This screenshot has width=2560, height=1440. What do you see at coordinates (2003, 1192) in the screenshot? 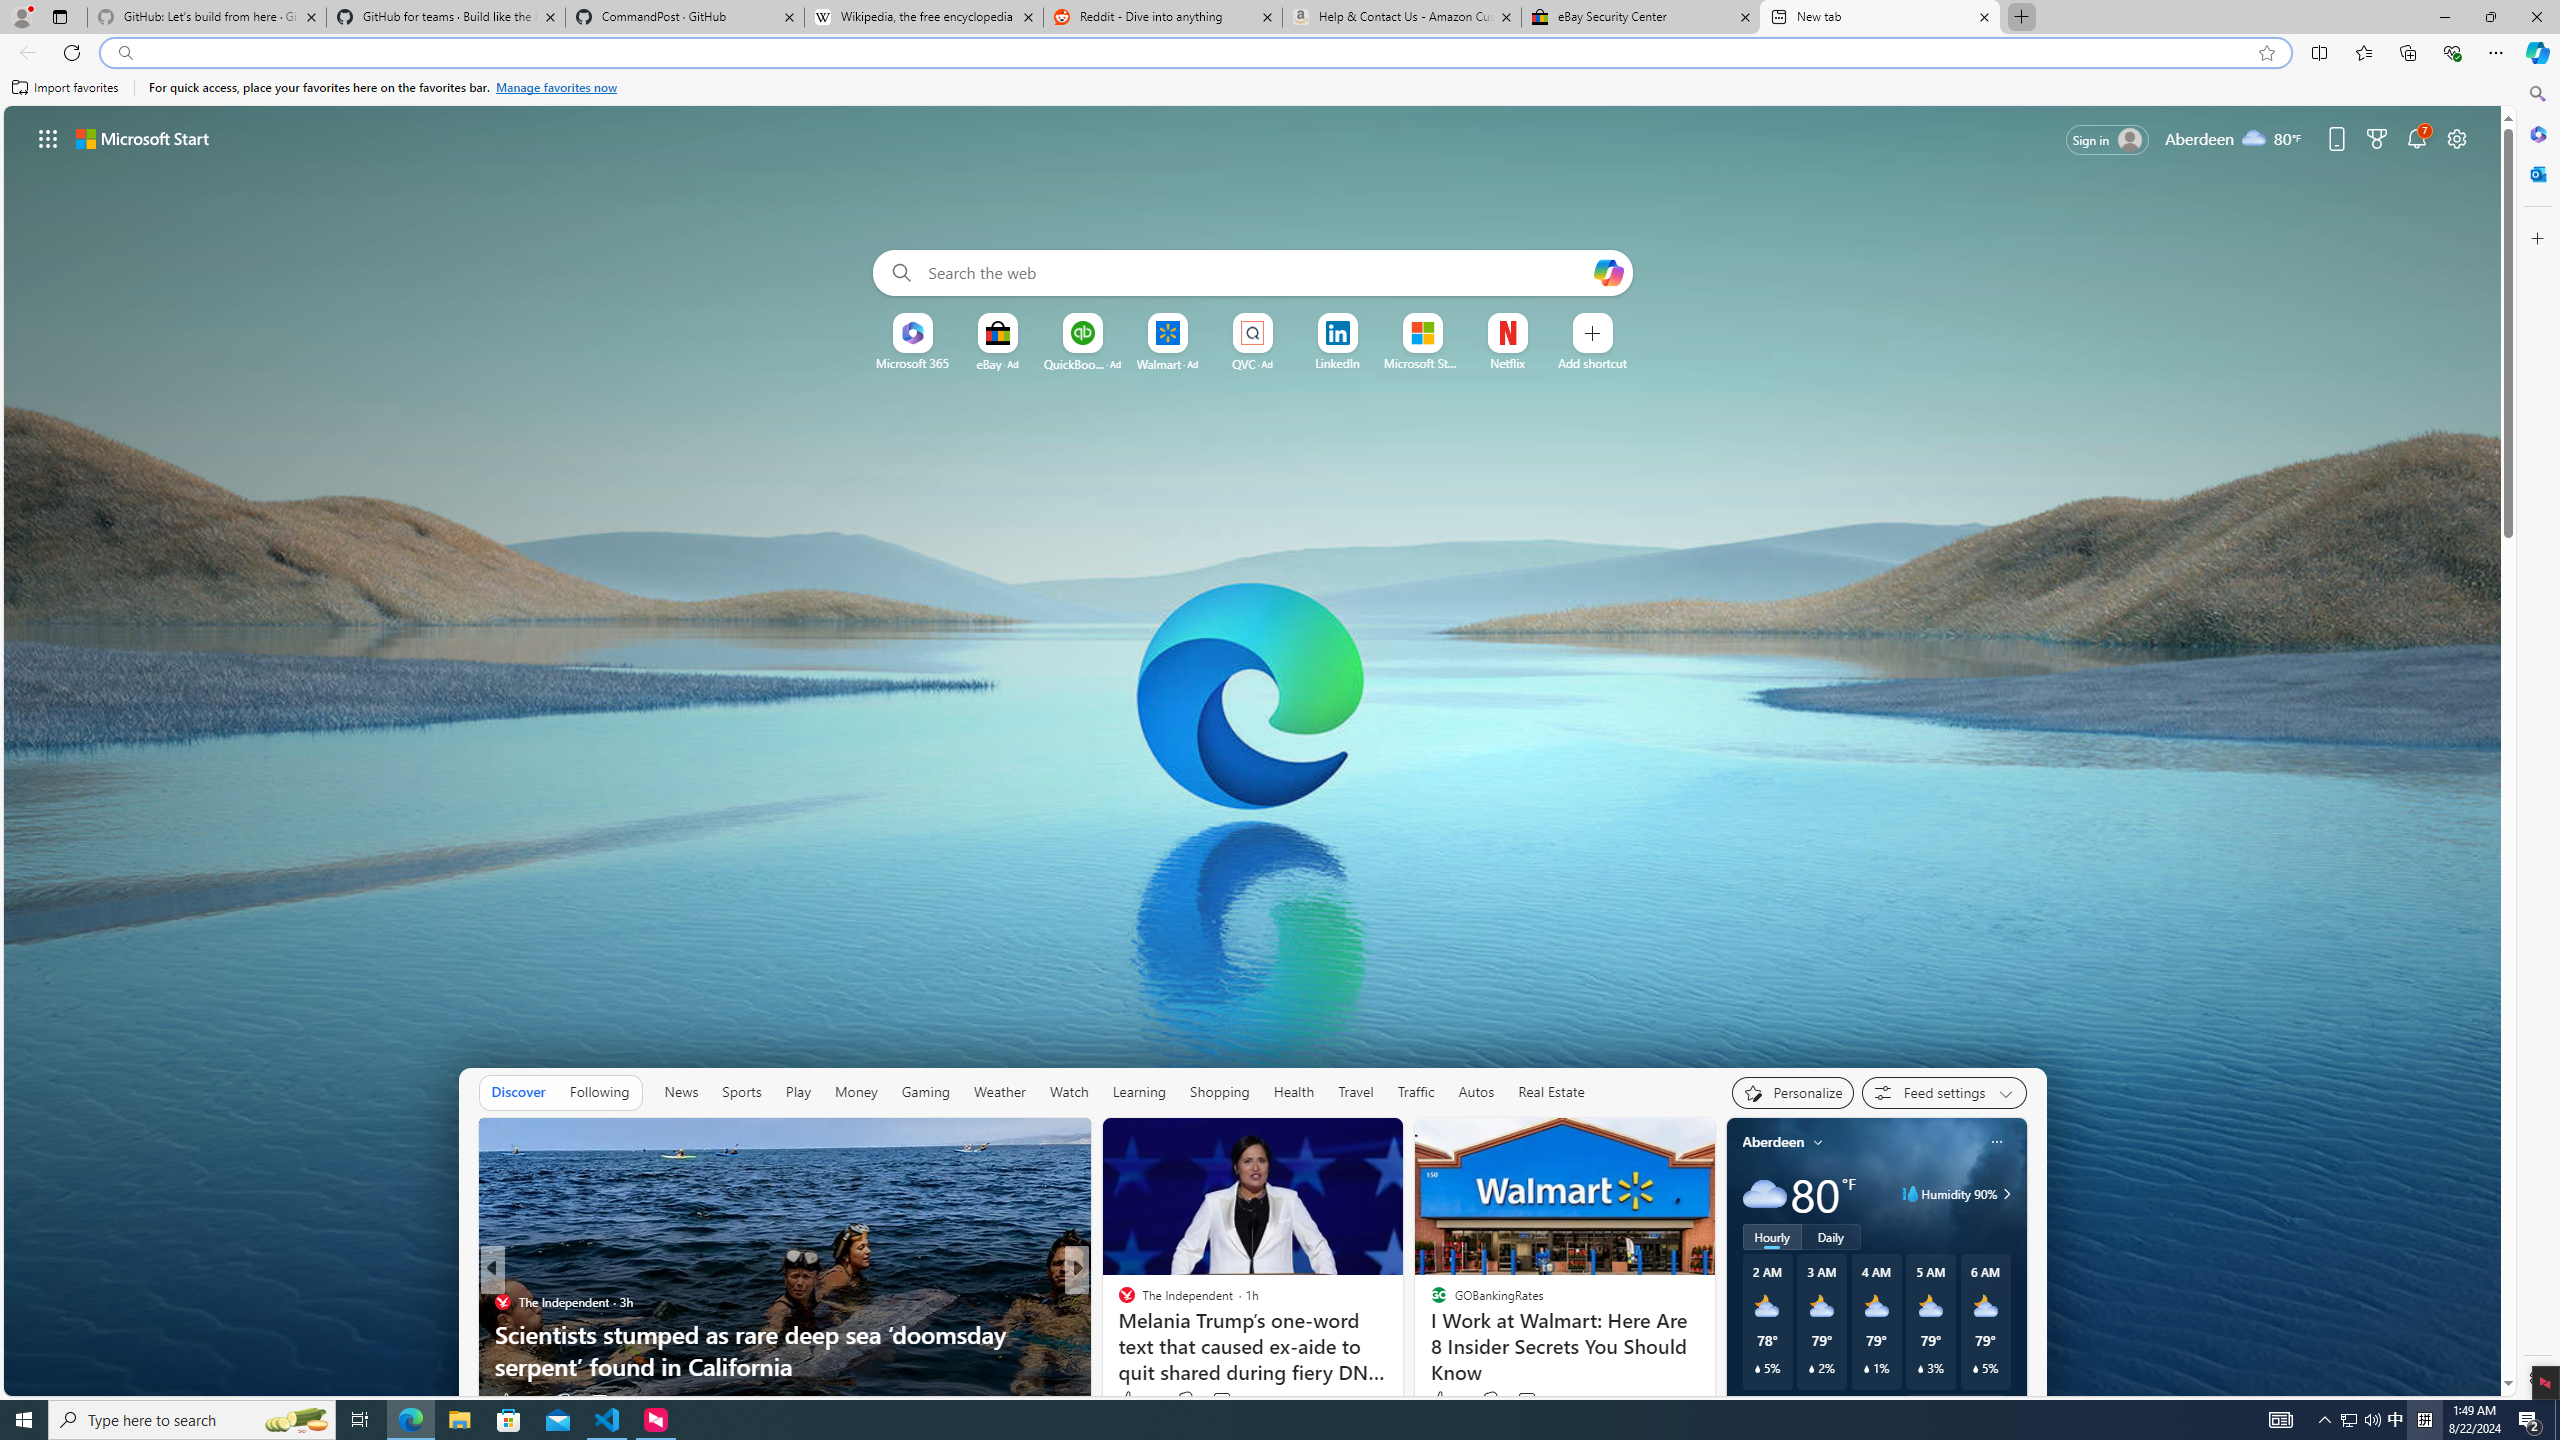
I see `'Humidity 90%'` at bounding box center [2003, 1192].